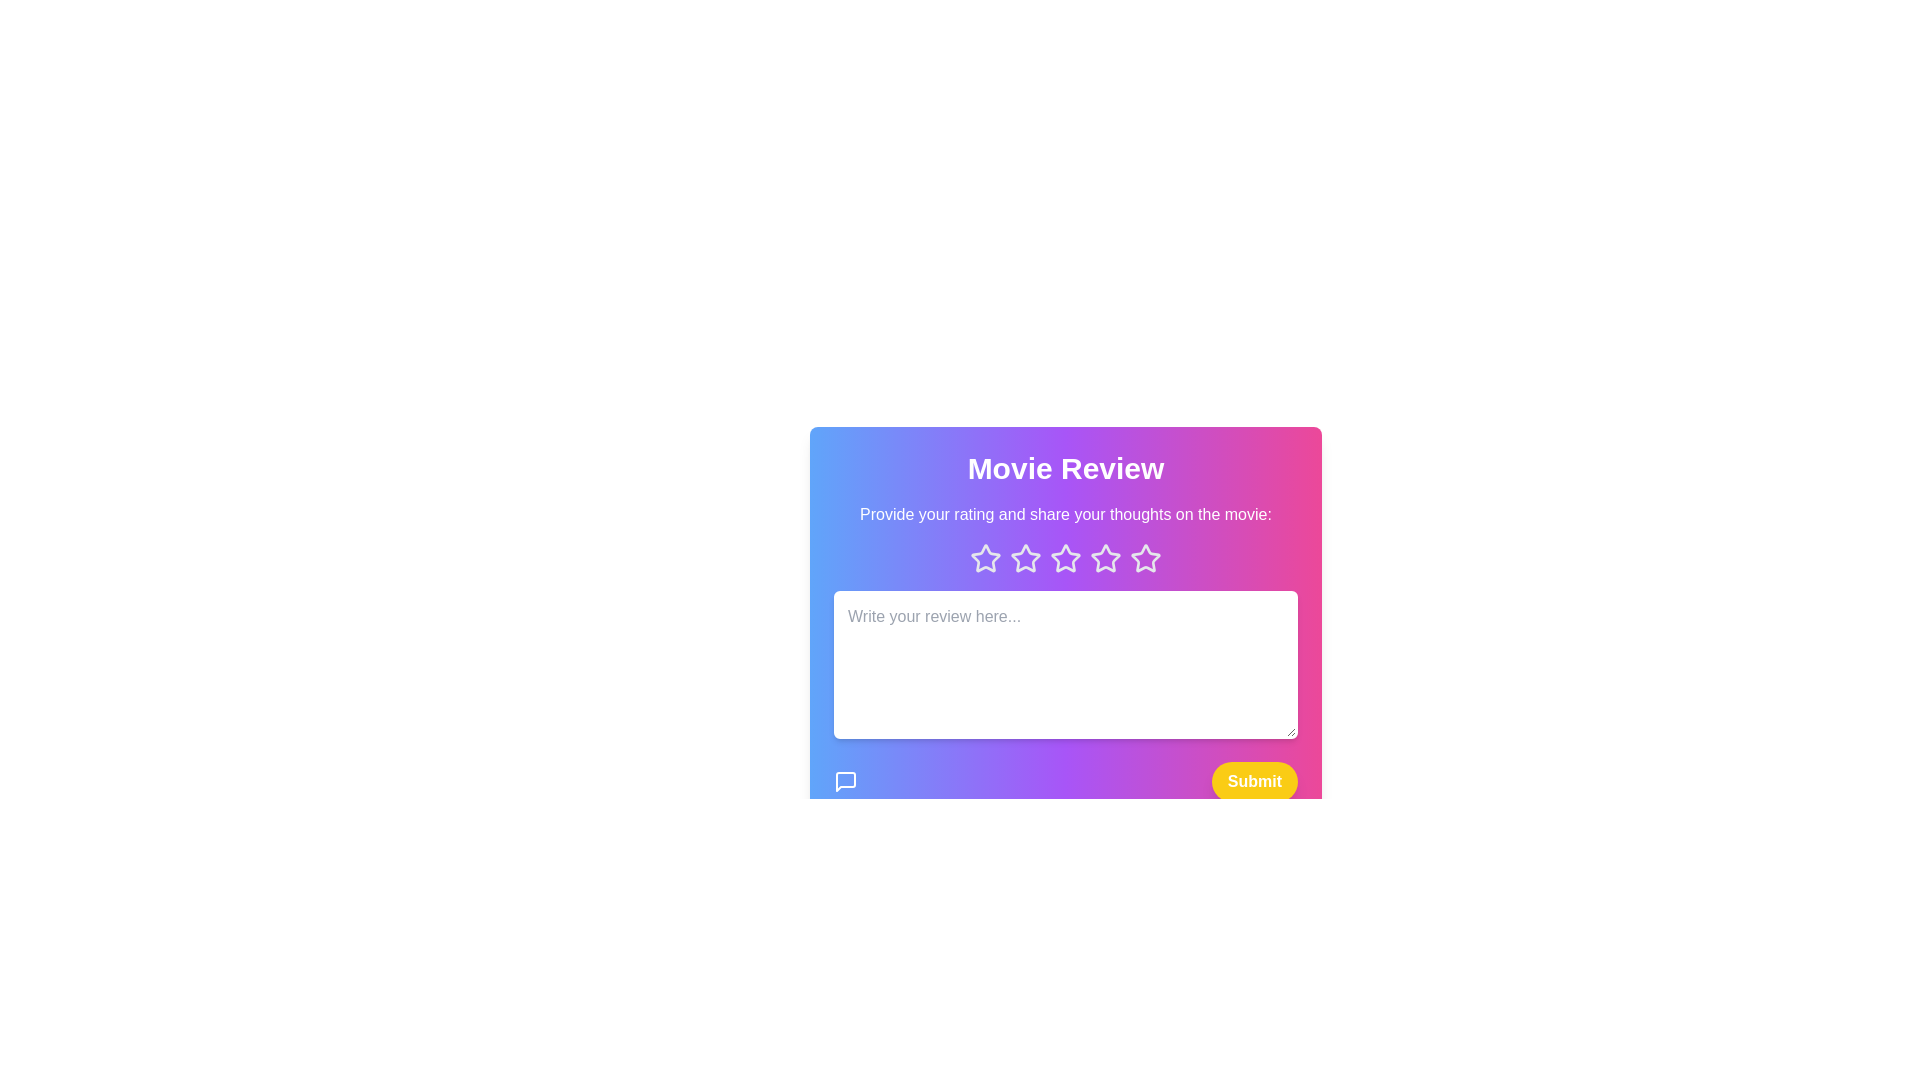 This screenshot has height=1080, width=1920. What do you see at coordinates (1104, 559) in the screenshot?
I see `the star icon corresponding to 4 to preview the rating` at bounding box center [1104, 559].